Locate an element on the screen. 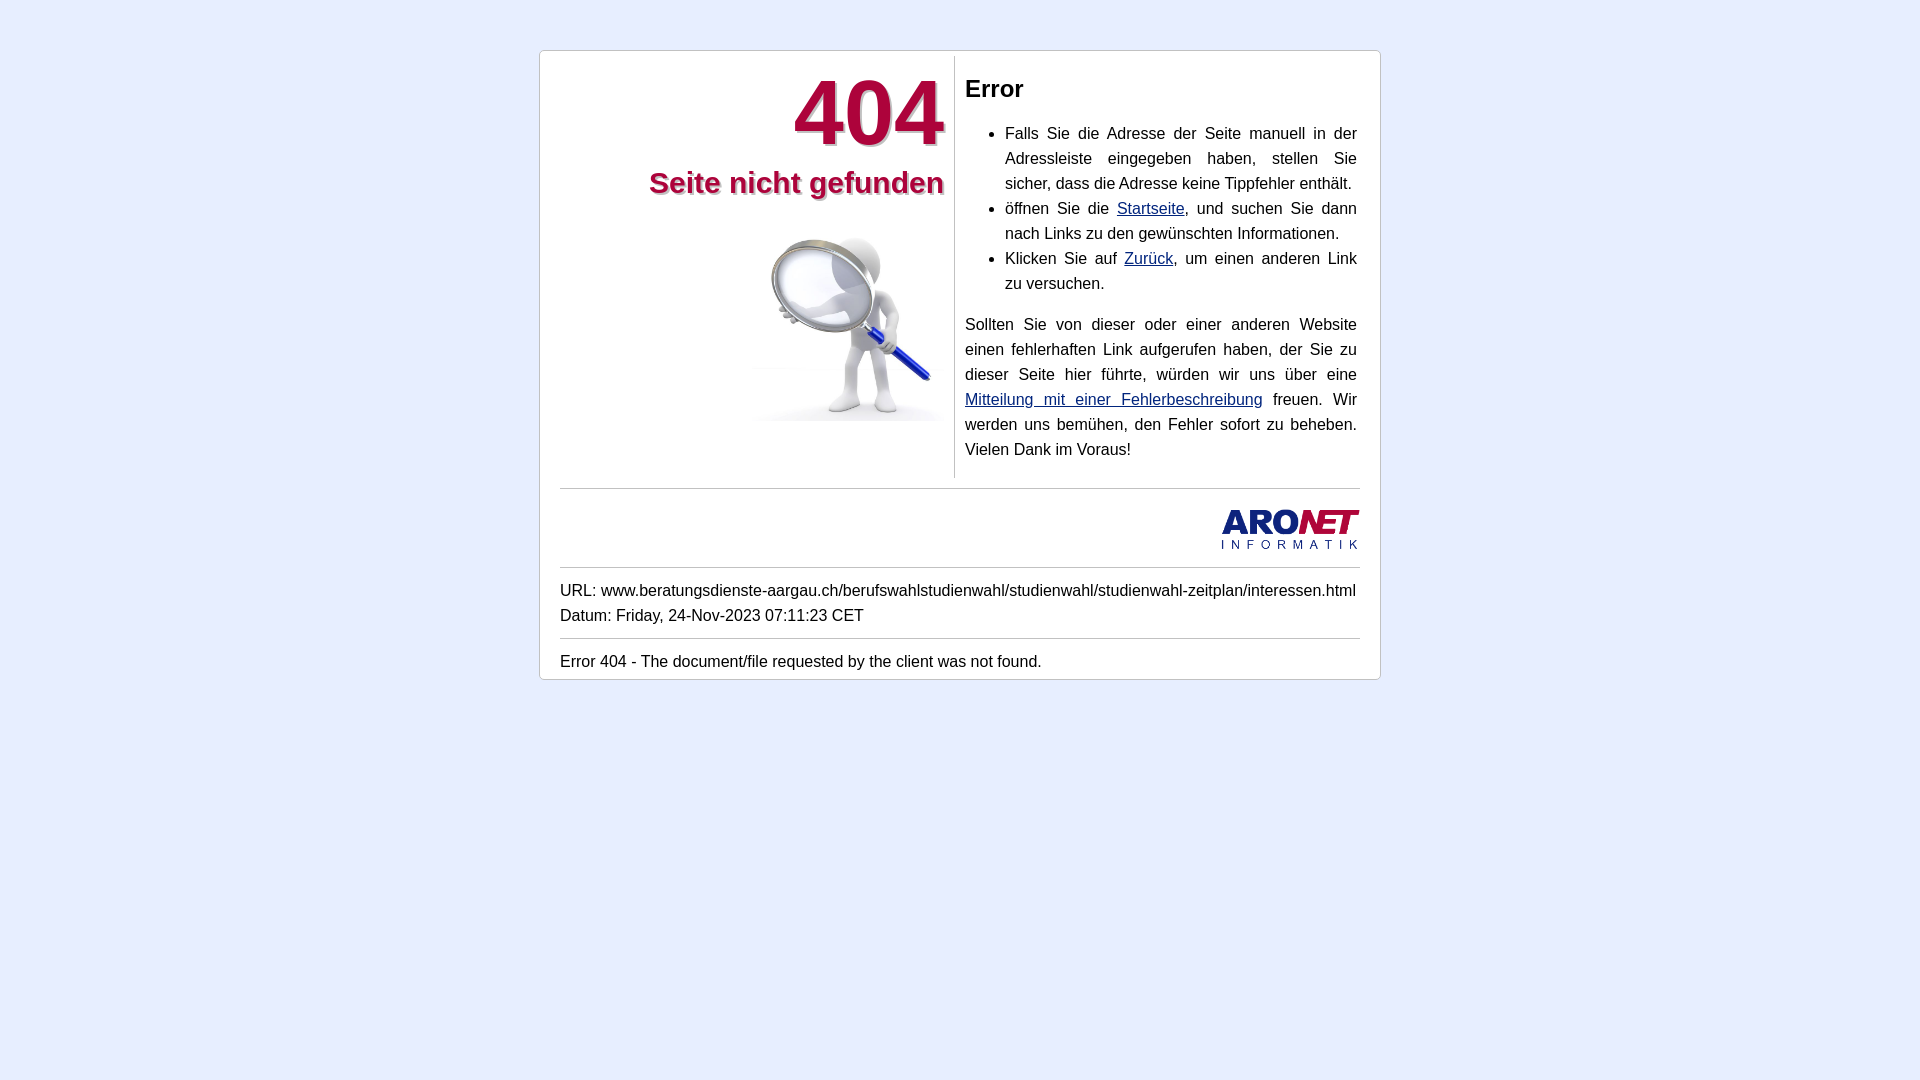  'Startseite' is located at coordinates (1151, 208).